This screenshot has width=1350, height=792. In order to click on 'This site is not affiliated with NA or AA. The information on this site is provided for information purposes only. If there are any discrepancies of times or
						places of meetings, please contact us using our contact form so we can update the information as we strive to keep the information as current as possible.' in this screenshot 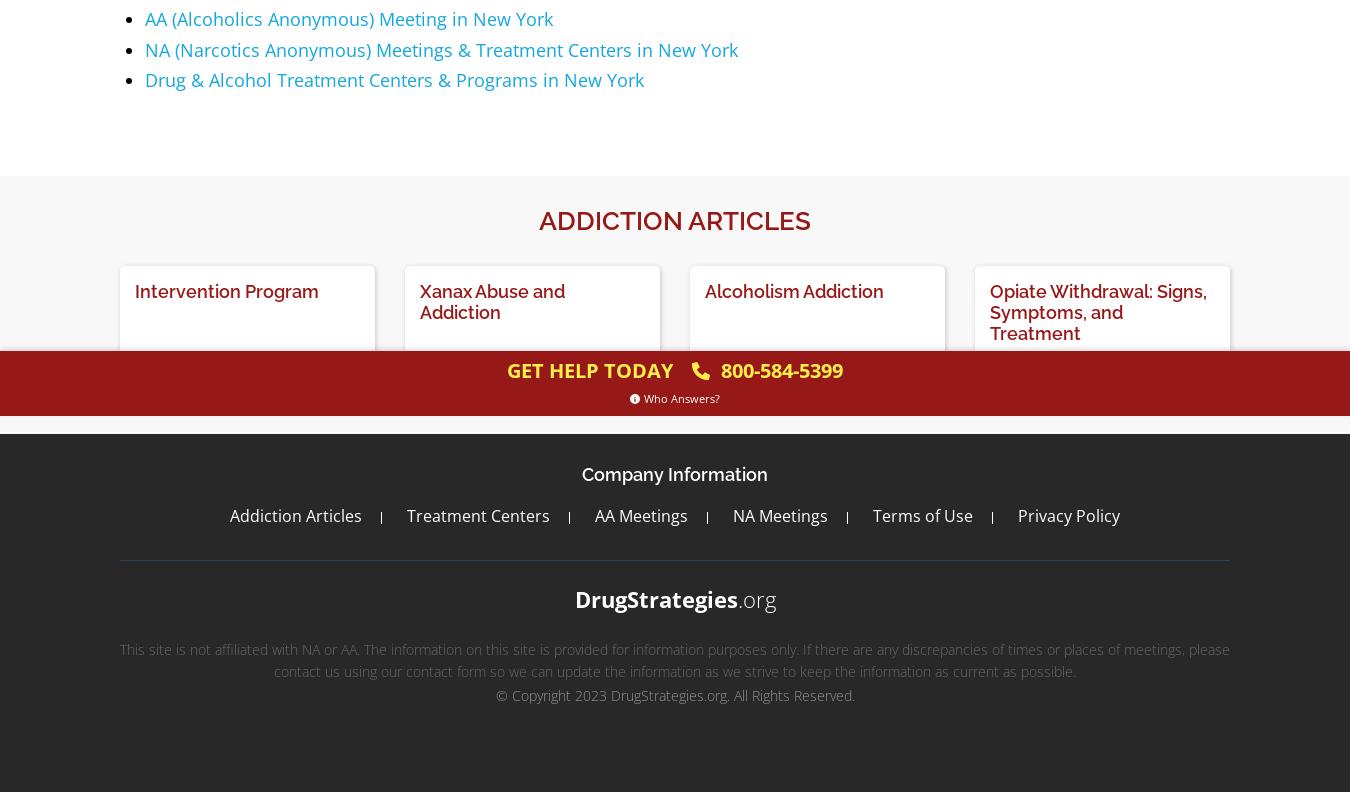, I will do `click(120, 659)`.